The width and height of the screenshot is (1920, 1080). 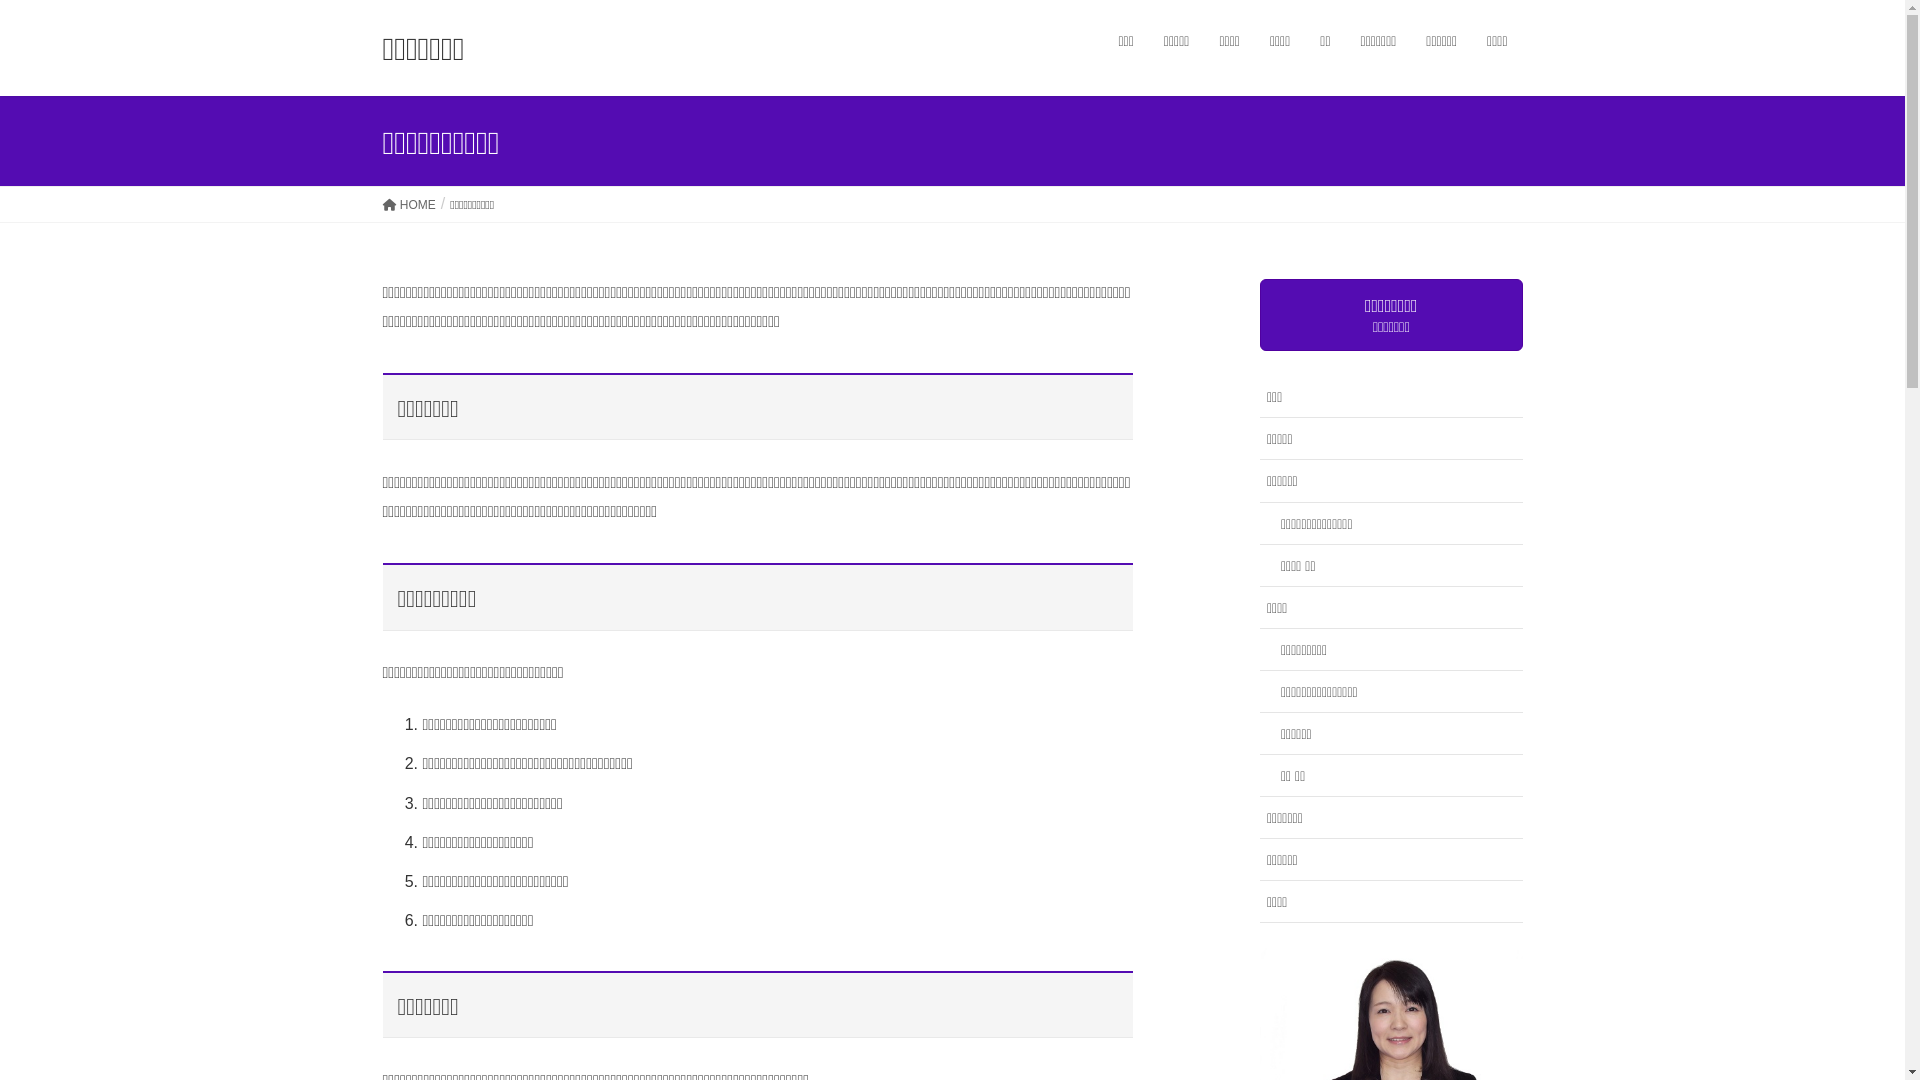 What do you see at coordinates (407, 204) in the screenshot?
I see `'HOME'` at bounding box center [407, 204].